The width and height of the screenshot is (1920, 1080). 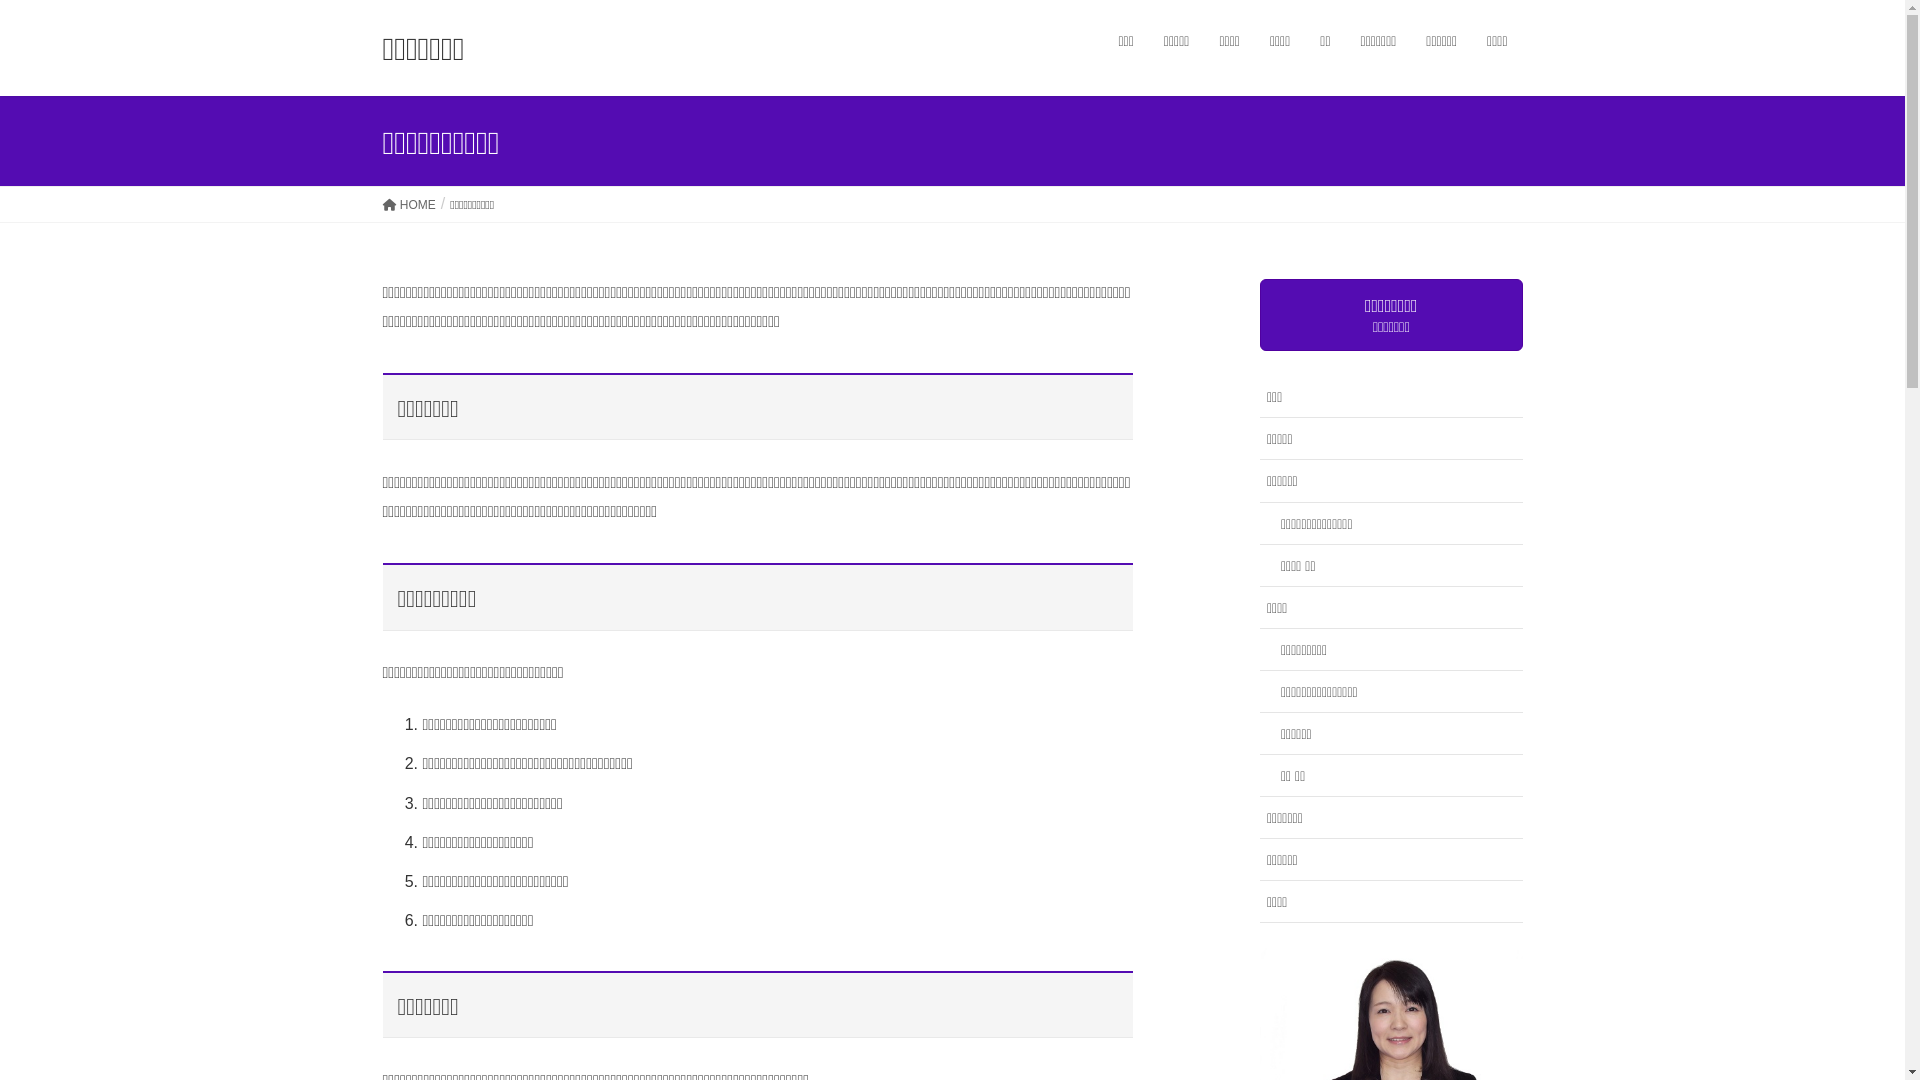 What do you see at coordinates (407, 204) in the screenshot?
I see `'HOME'` at bounding box center [407, 204].